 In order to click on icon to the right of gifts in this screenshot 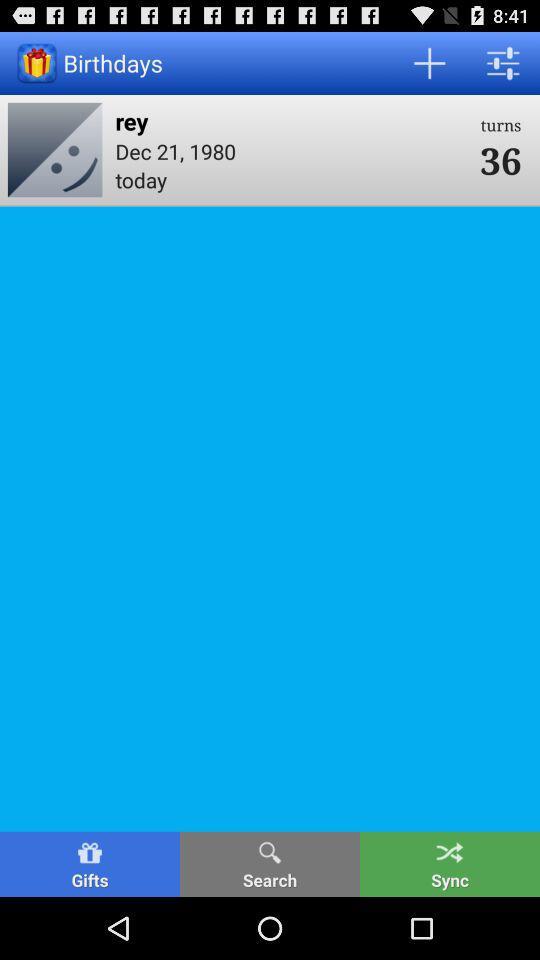, I will do `click(270, 863)`.